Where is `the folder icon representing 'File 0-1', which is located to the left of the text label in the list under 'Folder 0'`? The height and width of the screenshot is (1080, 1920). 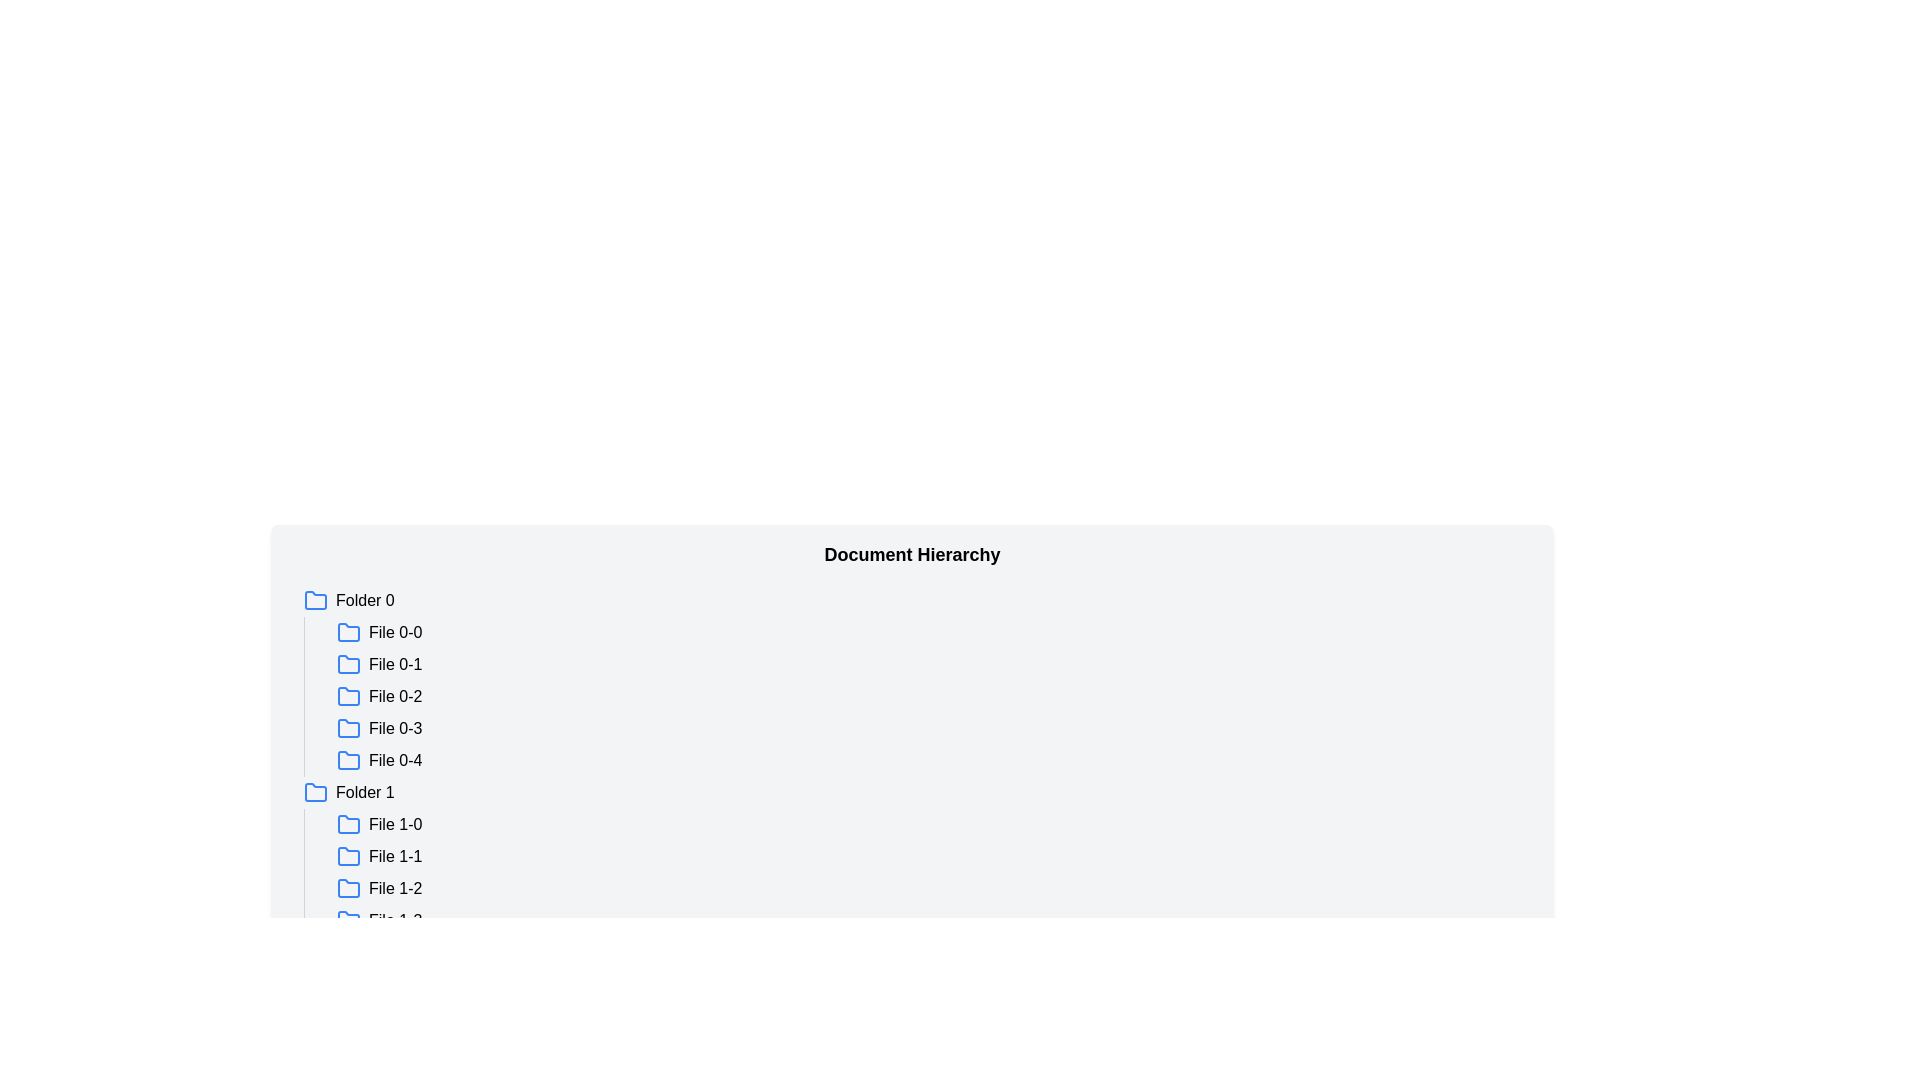
the folder icon representing 'File 0-1', which is located to the left of the text label in the list under 'Folder 0' is located at coordinates (349, 664).